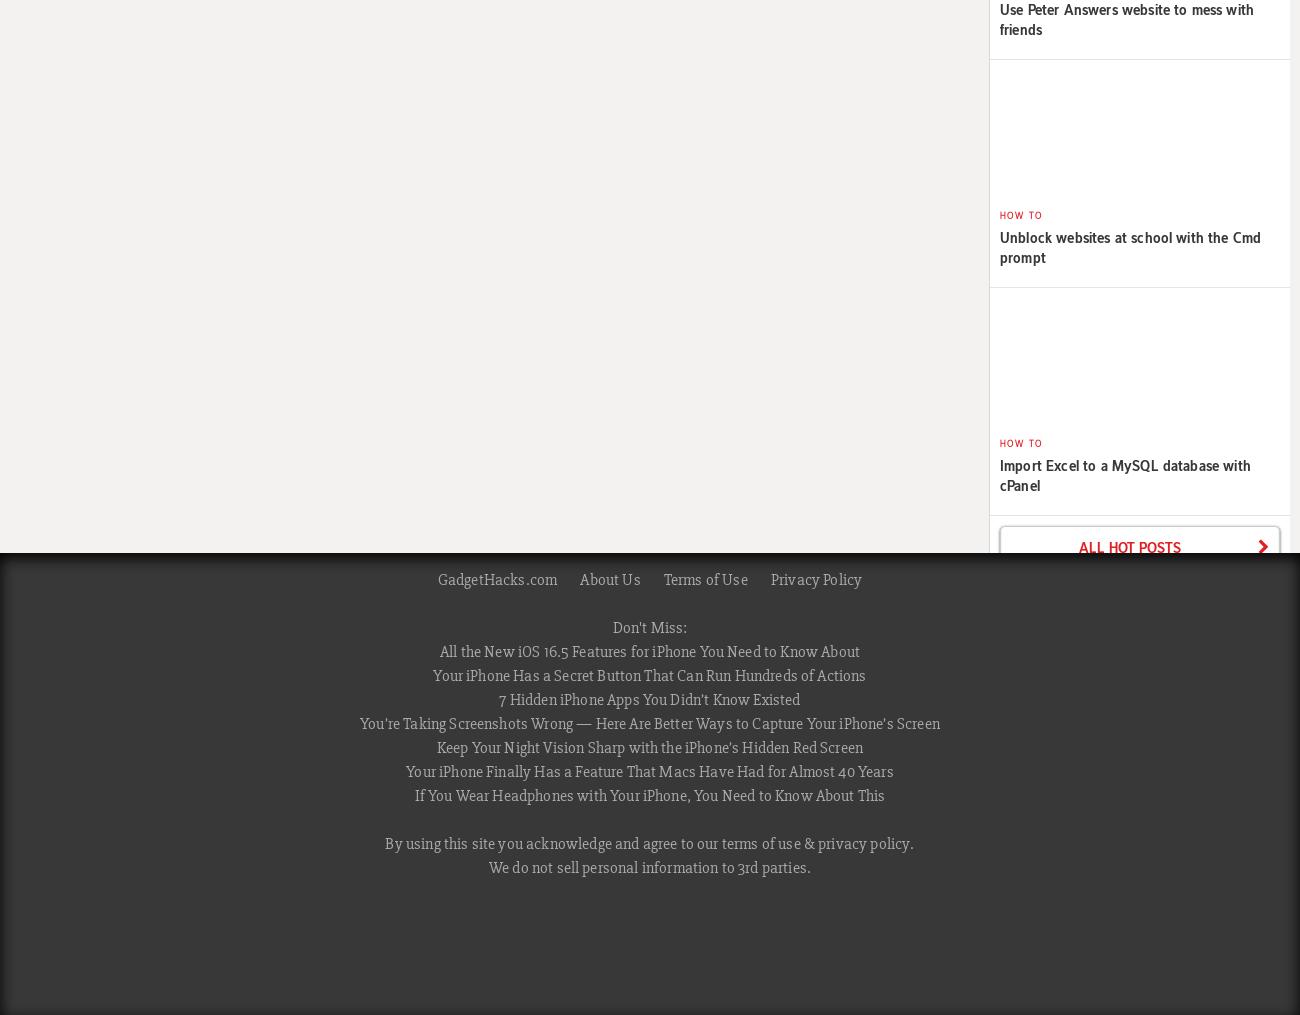 Image resolution: width=1300 pixels, height=1015 pixels. Describe the element at coordinates (910, 843) in the screenshot. I see `'.'` at that location.